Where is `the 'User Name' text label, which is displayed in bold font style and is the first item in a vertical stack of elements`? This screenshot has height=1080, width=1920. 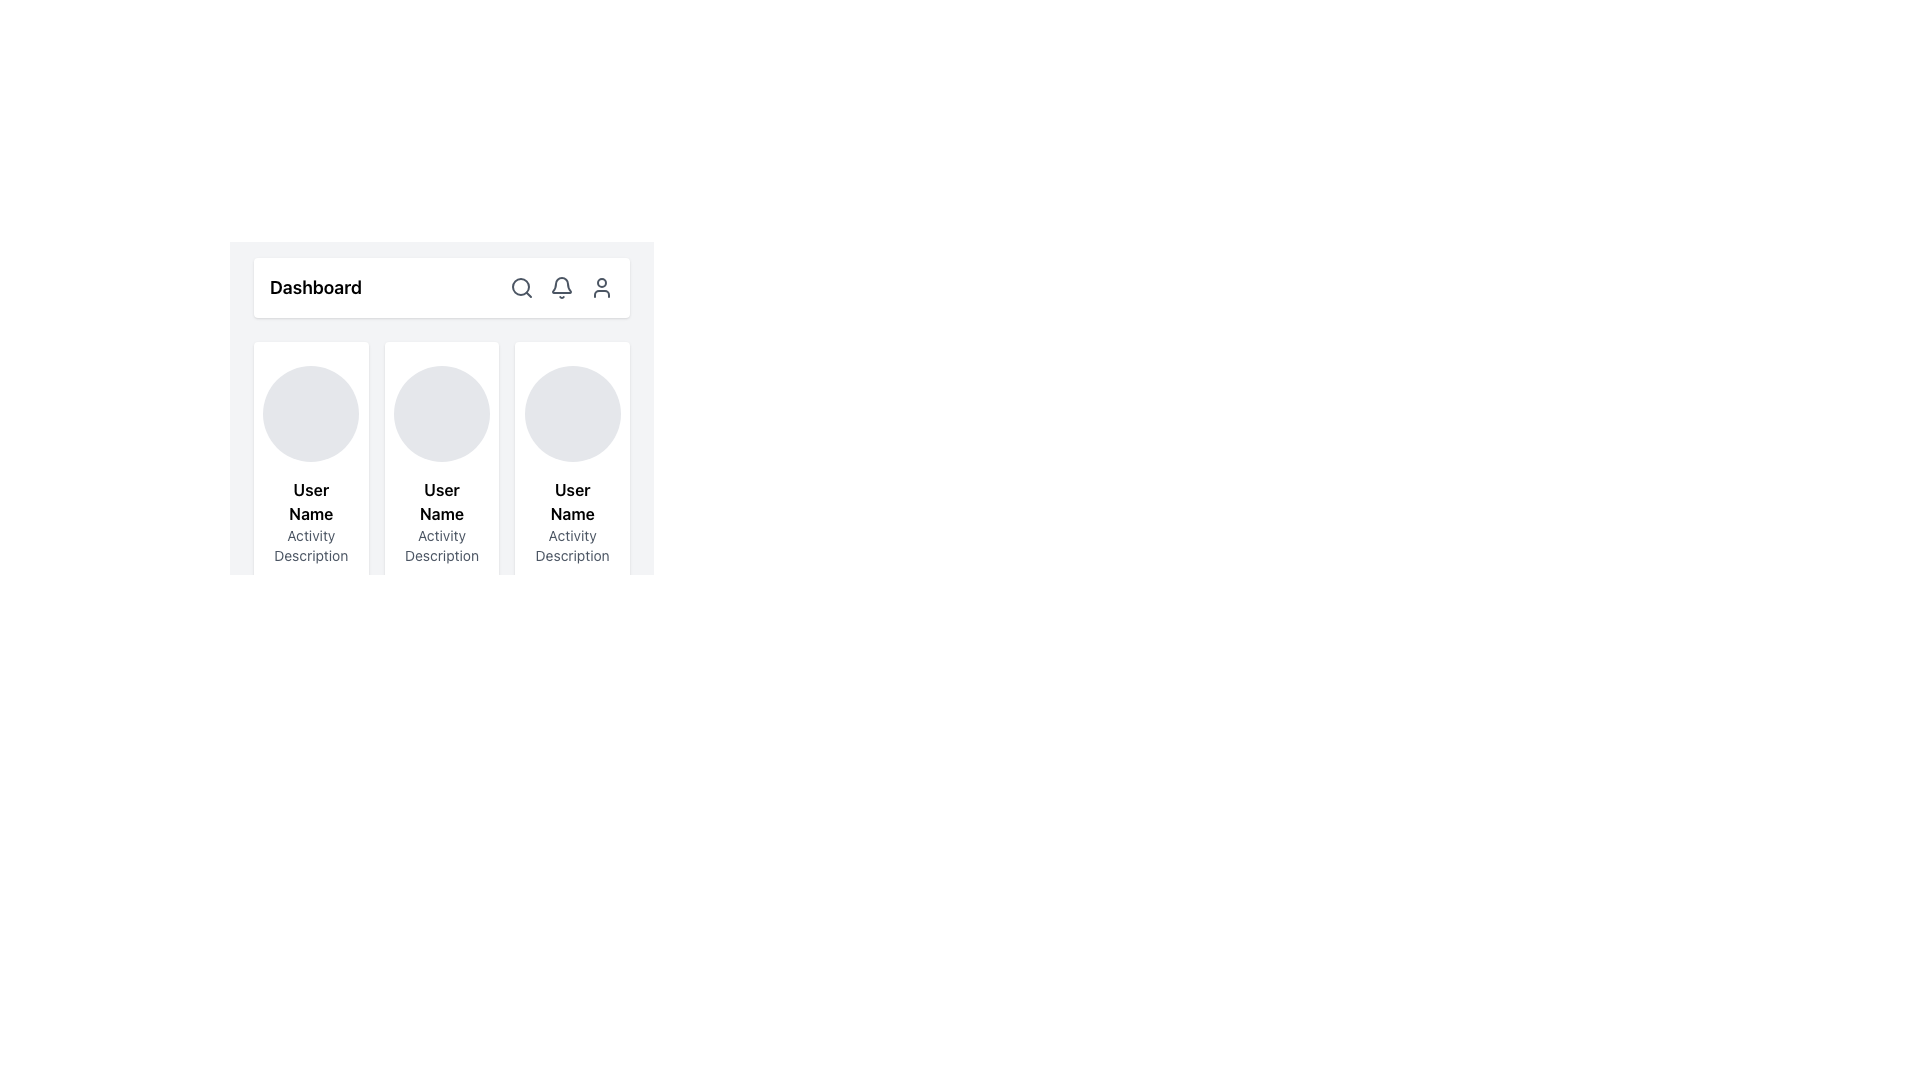
the 'User Name' text label, which is displayed in bold font style and is the first item in a vertical stack of elements is located at coordinates (310, 500).